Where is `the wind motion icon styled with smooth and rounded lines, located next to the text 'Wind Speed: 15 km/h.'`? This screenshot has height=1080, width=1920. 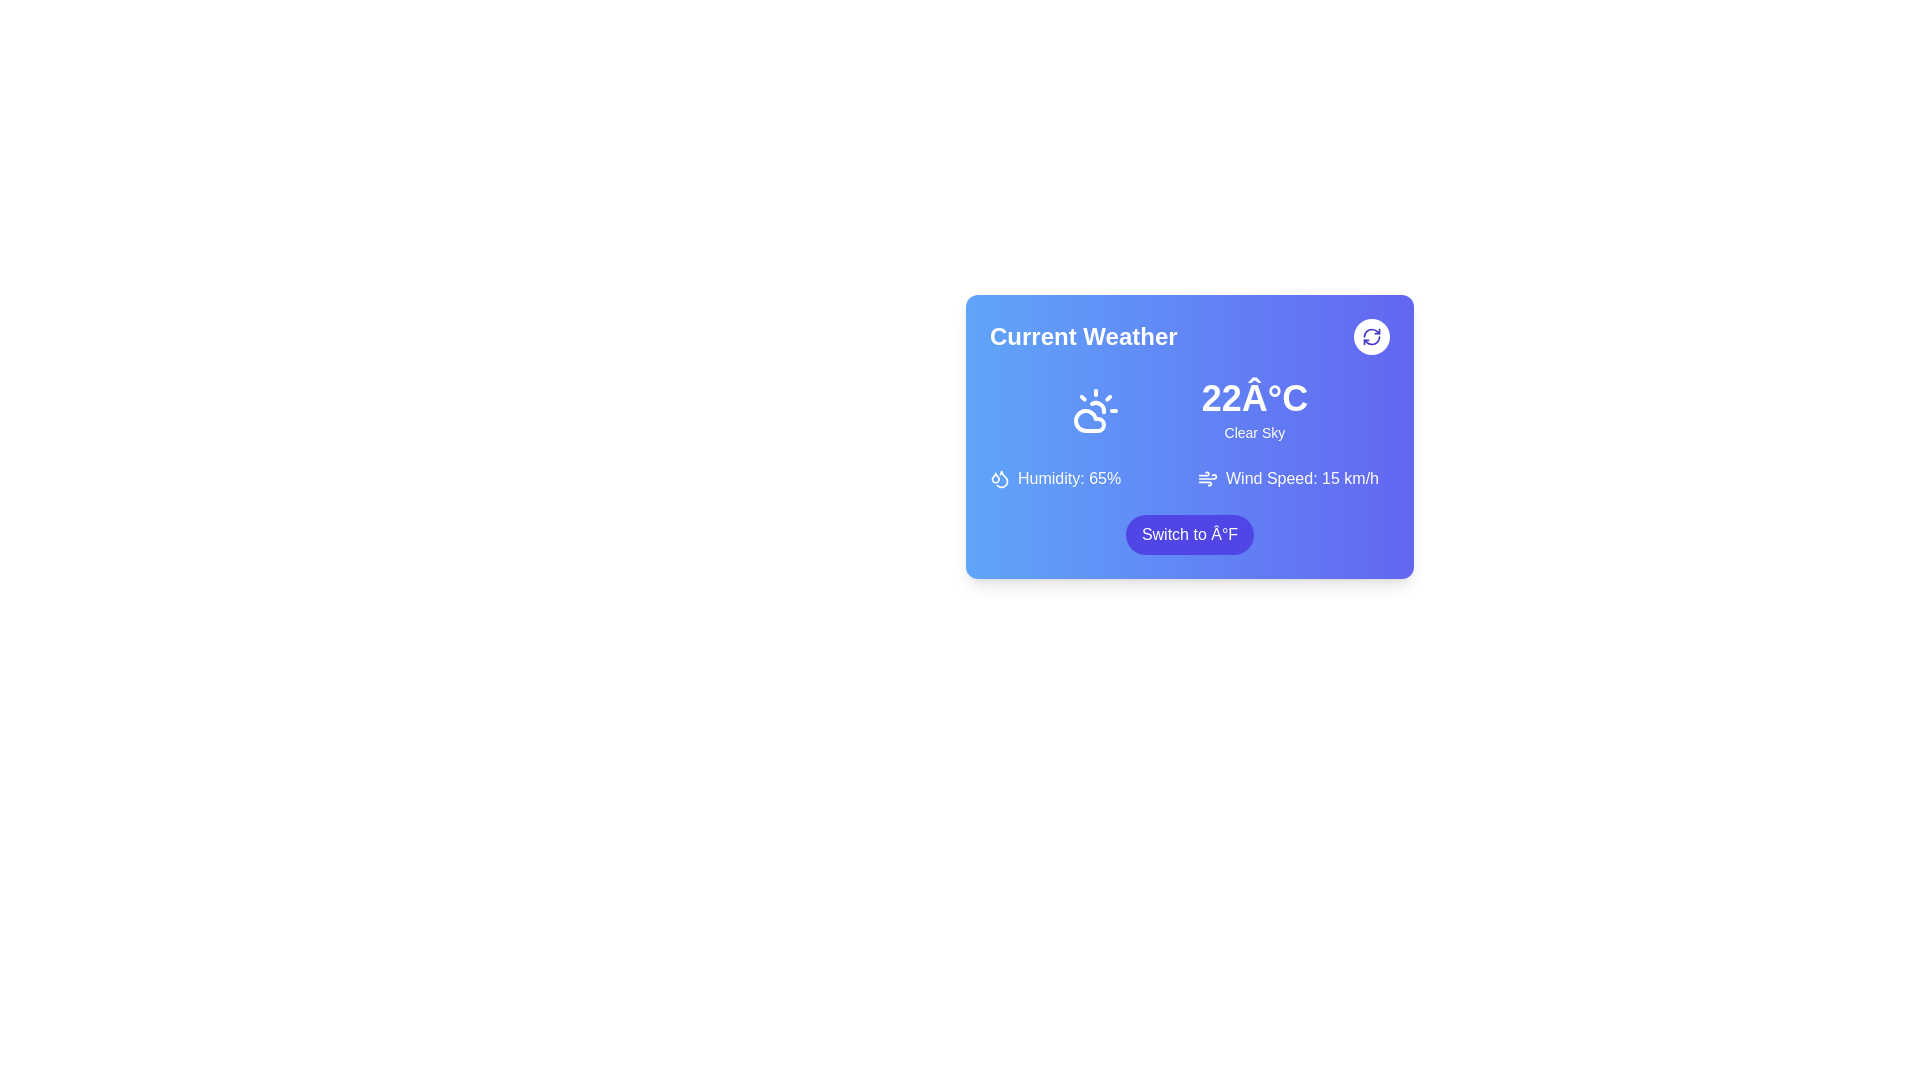 the wind motion icon styled with smooth and rounded lines, located next to the text 'Wind Speed: 15 km/h.' is located at coordinates (1207, 478).